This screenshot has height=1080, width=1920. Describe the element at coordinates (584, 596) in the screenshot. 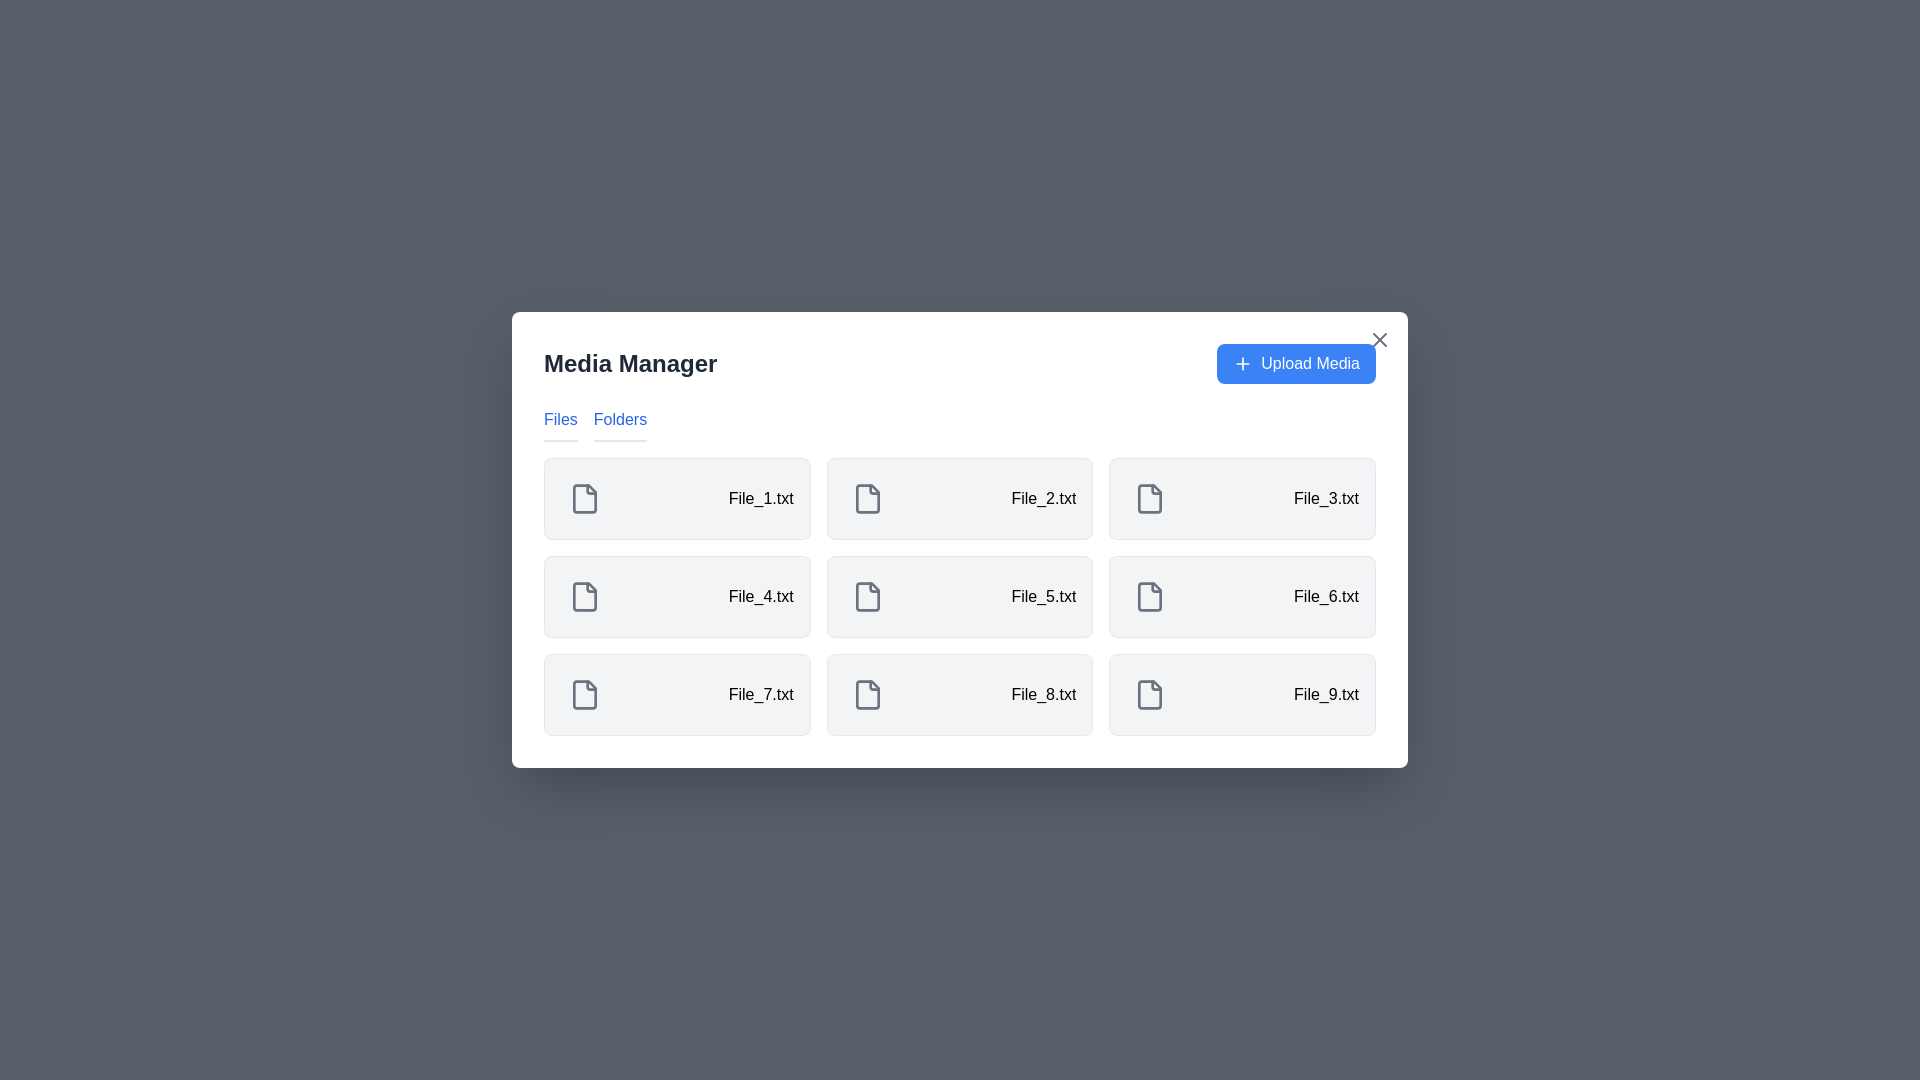

I see `the icon representing the file 'File_4.txt', which is located in the second row of the grid layout in the media manager interface` at that location.